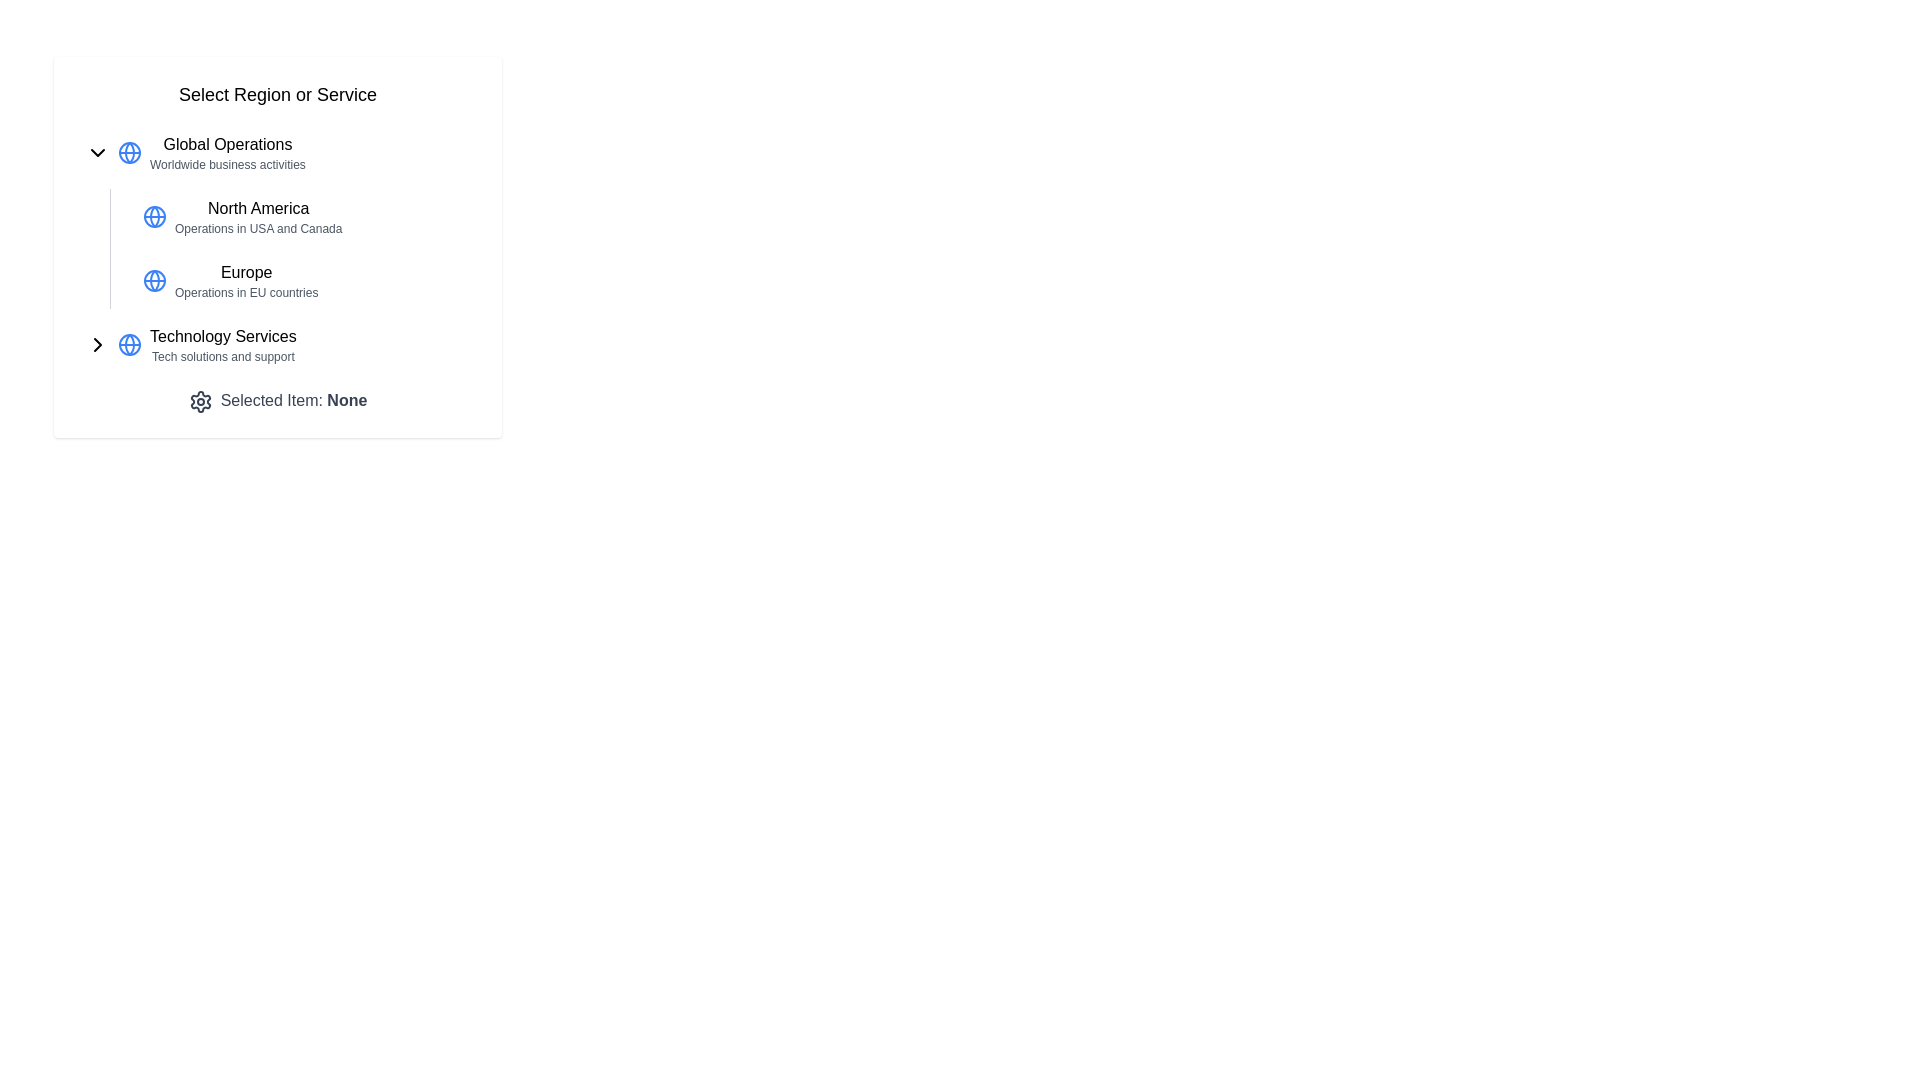  Describe the element at coordinates (96, 152) in the screenshot. I see `the chevron icon to the immediate left of the globe icon in the list item starting with 'Global Operations'` at that location.